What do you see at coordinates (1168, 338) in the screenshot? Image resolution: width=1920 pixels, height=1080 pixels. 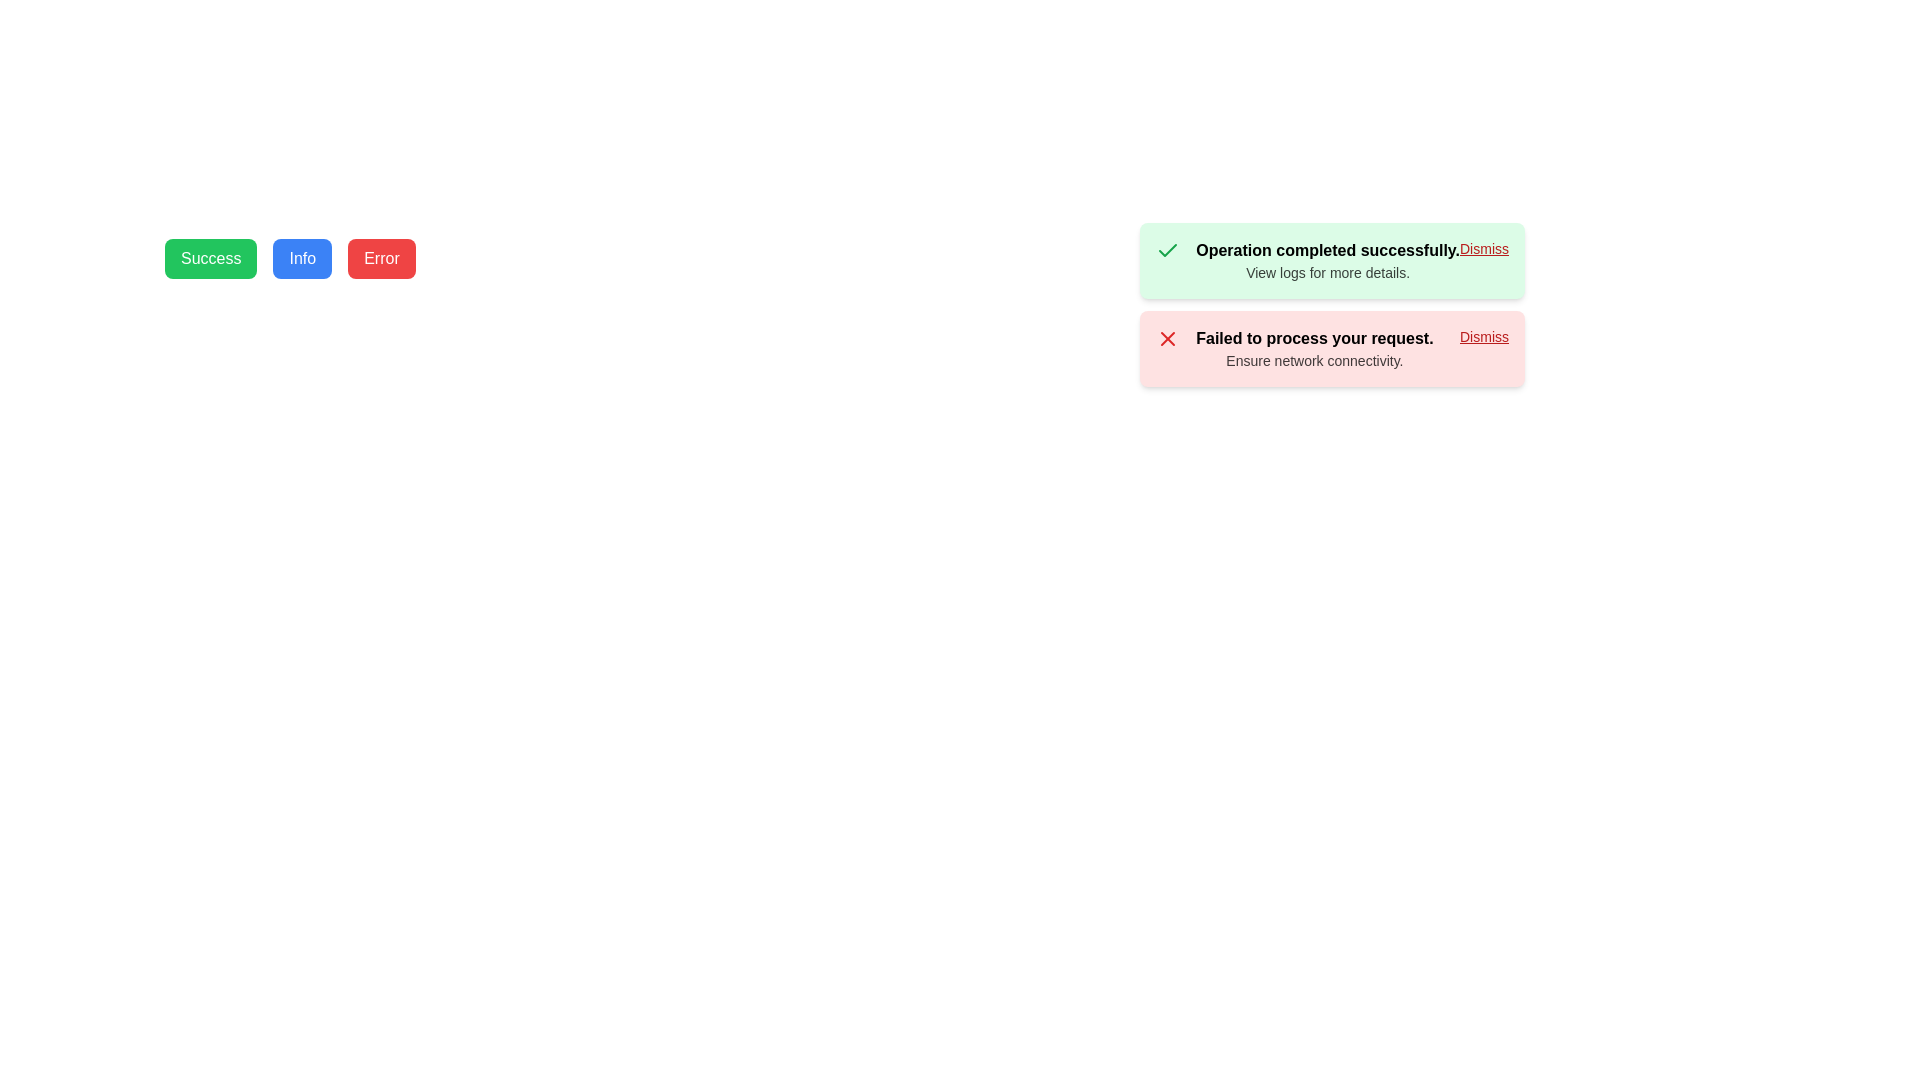 I see `the error icon located directly to the left of the text 'Failed to process your request' in the upper section of the error message box` at bounding box center [1168, 338].